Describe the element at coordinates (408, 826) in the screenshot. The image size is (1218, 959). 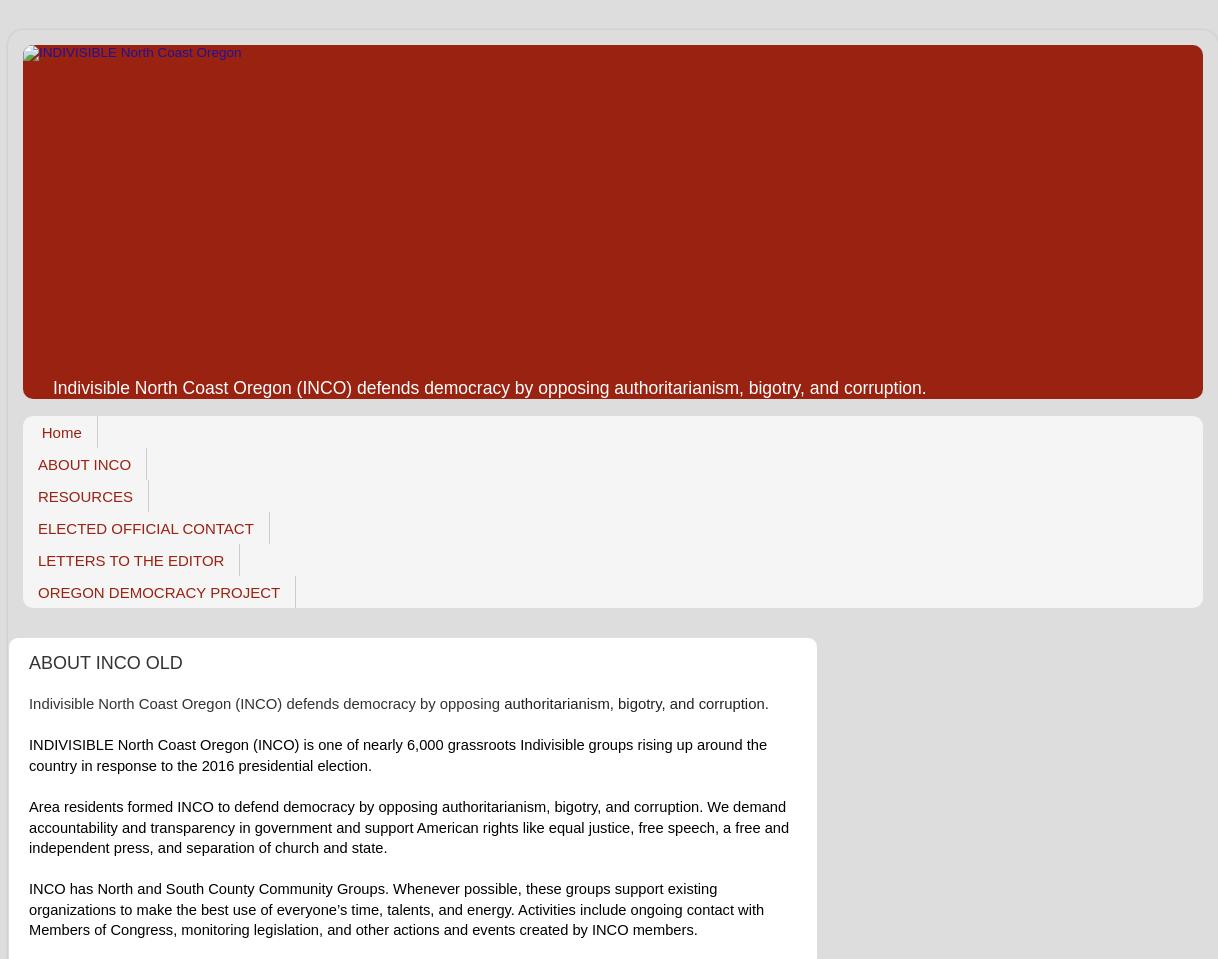
I see `'Area residents formed INCO to defend democracy by opposing authoritarianism, bigotry, and corruption. We demand accountability and transparency in government and support American rights like equal justice, free speech, a free and independent press, and separation of church and state.'` at that location.